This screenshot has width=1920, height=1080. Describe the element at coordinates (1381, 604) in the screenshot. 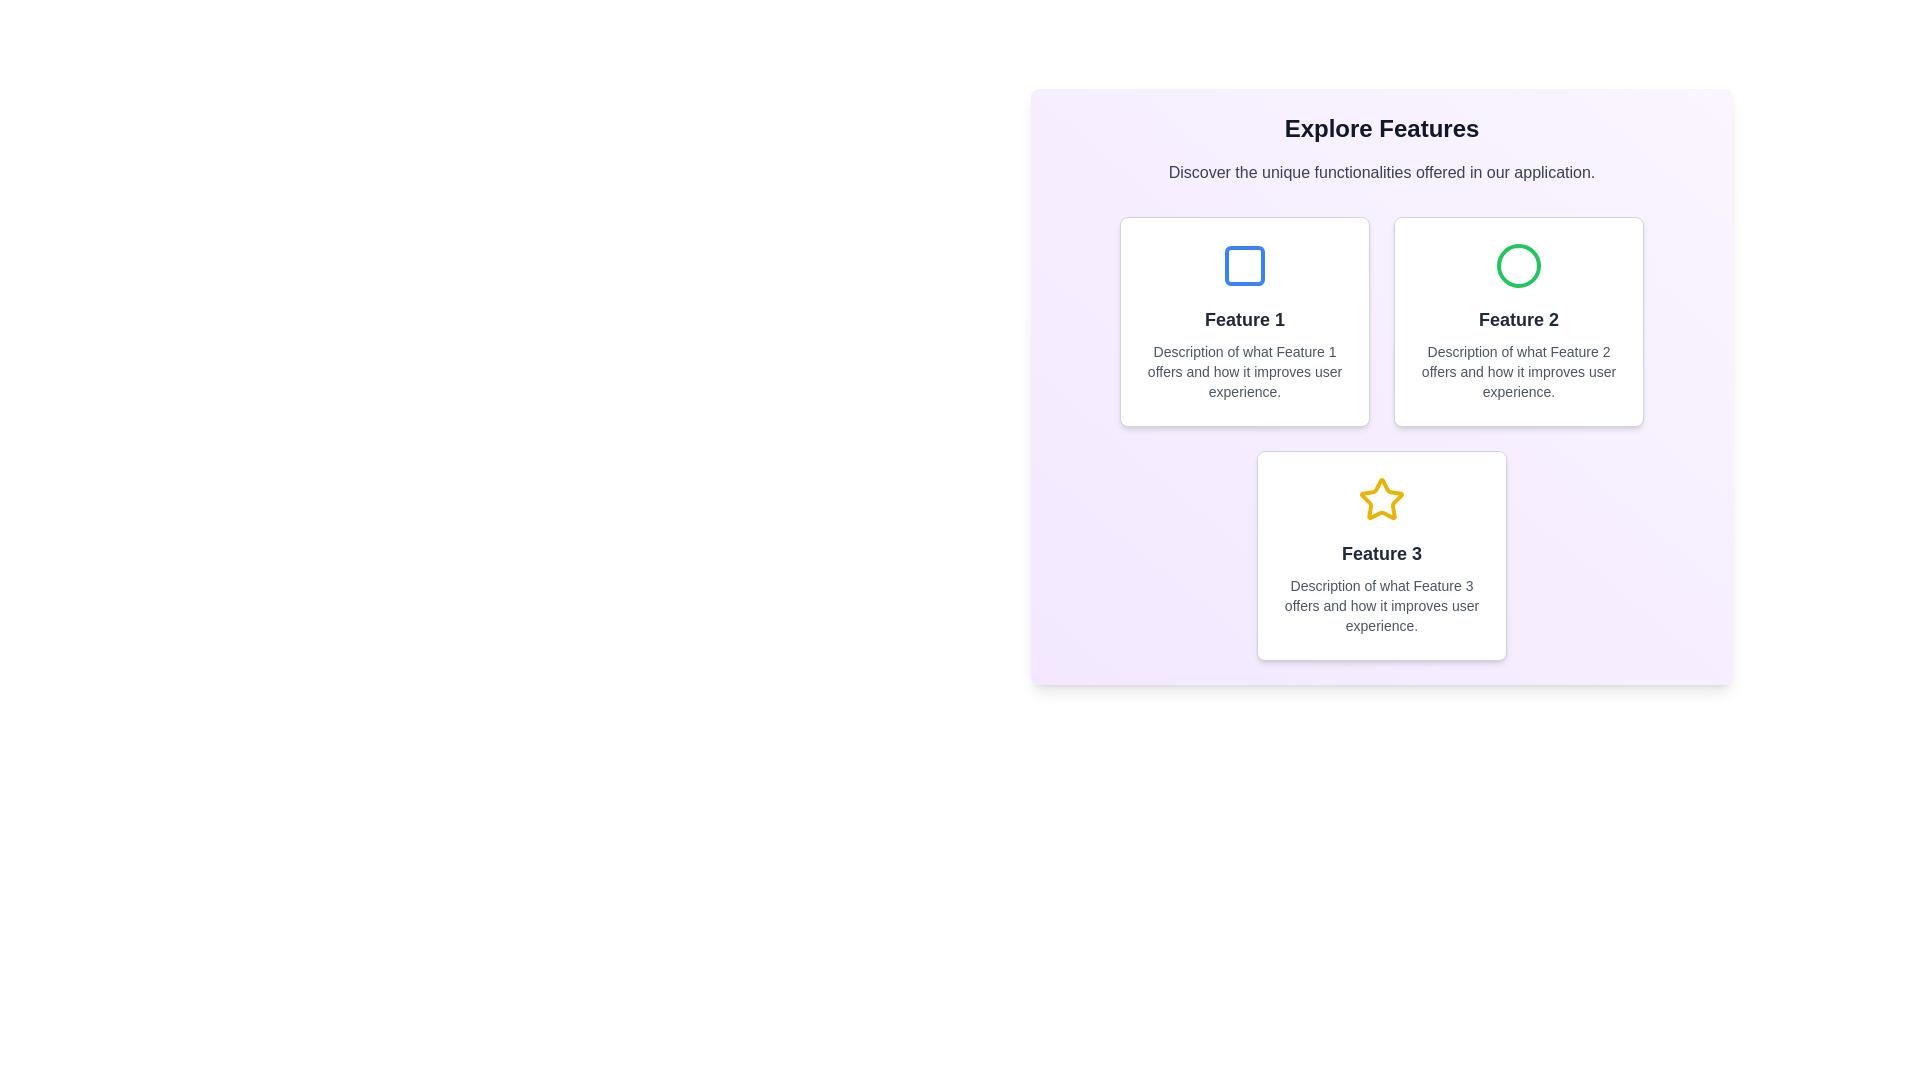

I see `the static text that provides a brief explanatory description of 'Feature 3', located at the base of the third feature card in a three-card grid layout` at that location.